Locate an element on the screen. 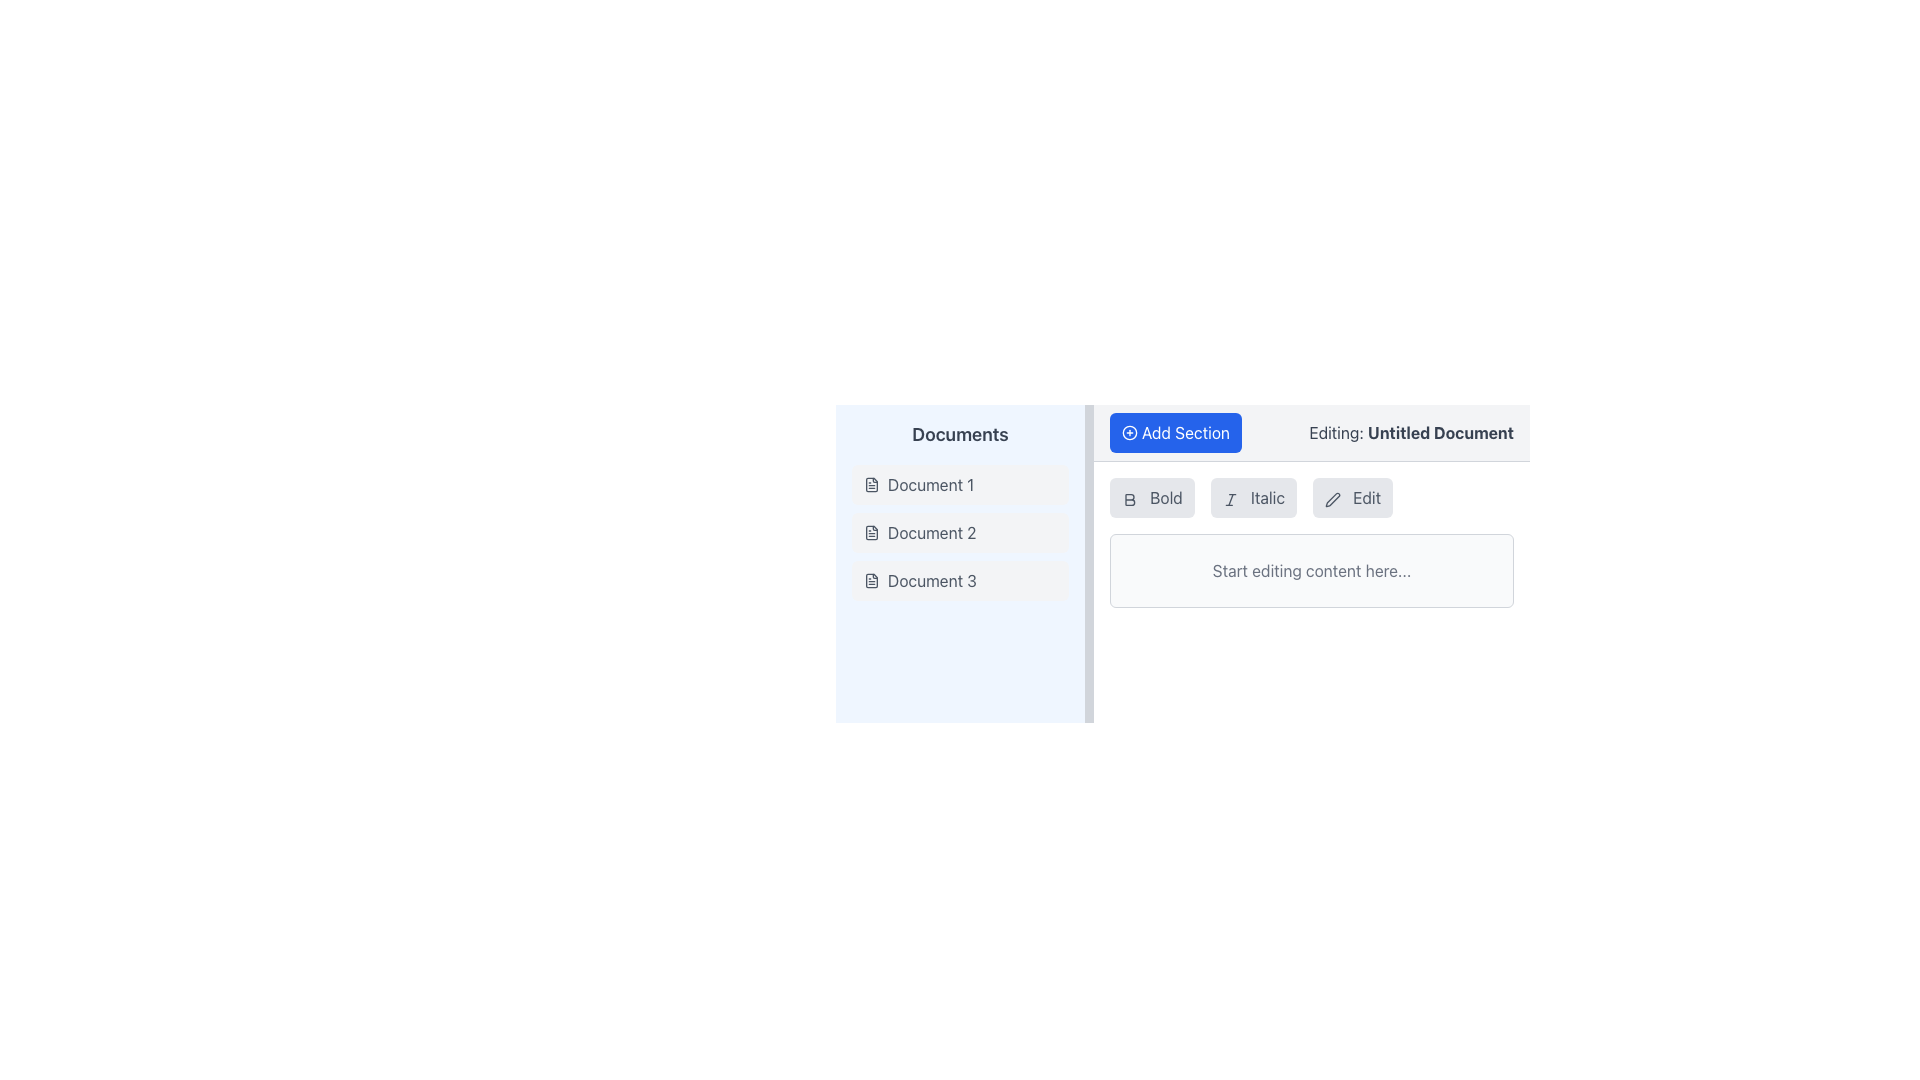  the circular SVG icon that symbolizes an add or create action, located to the left of the 'Add Section' label at the top-center of the interface is located at coordinates (1129, 431).